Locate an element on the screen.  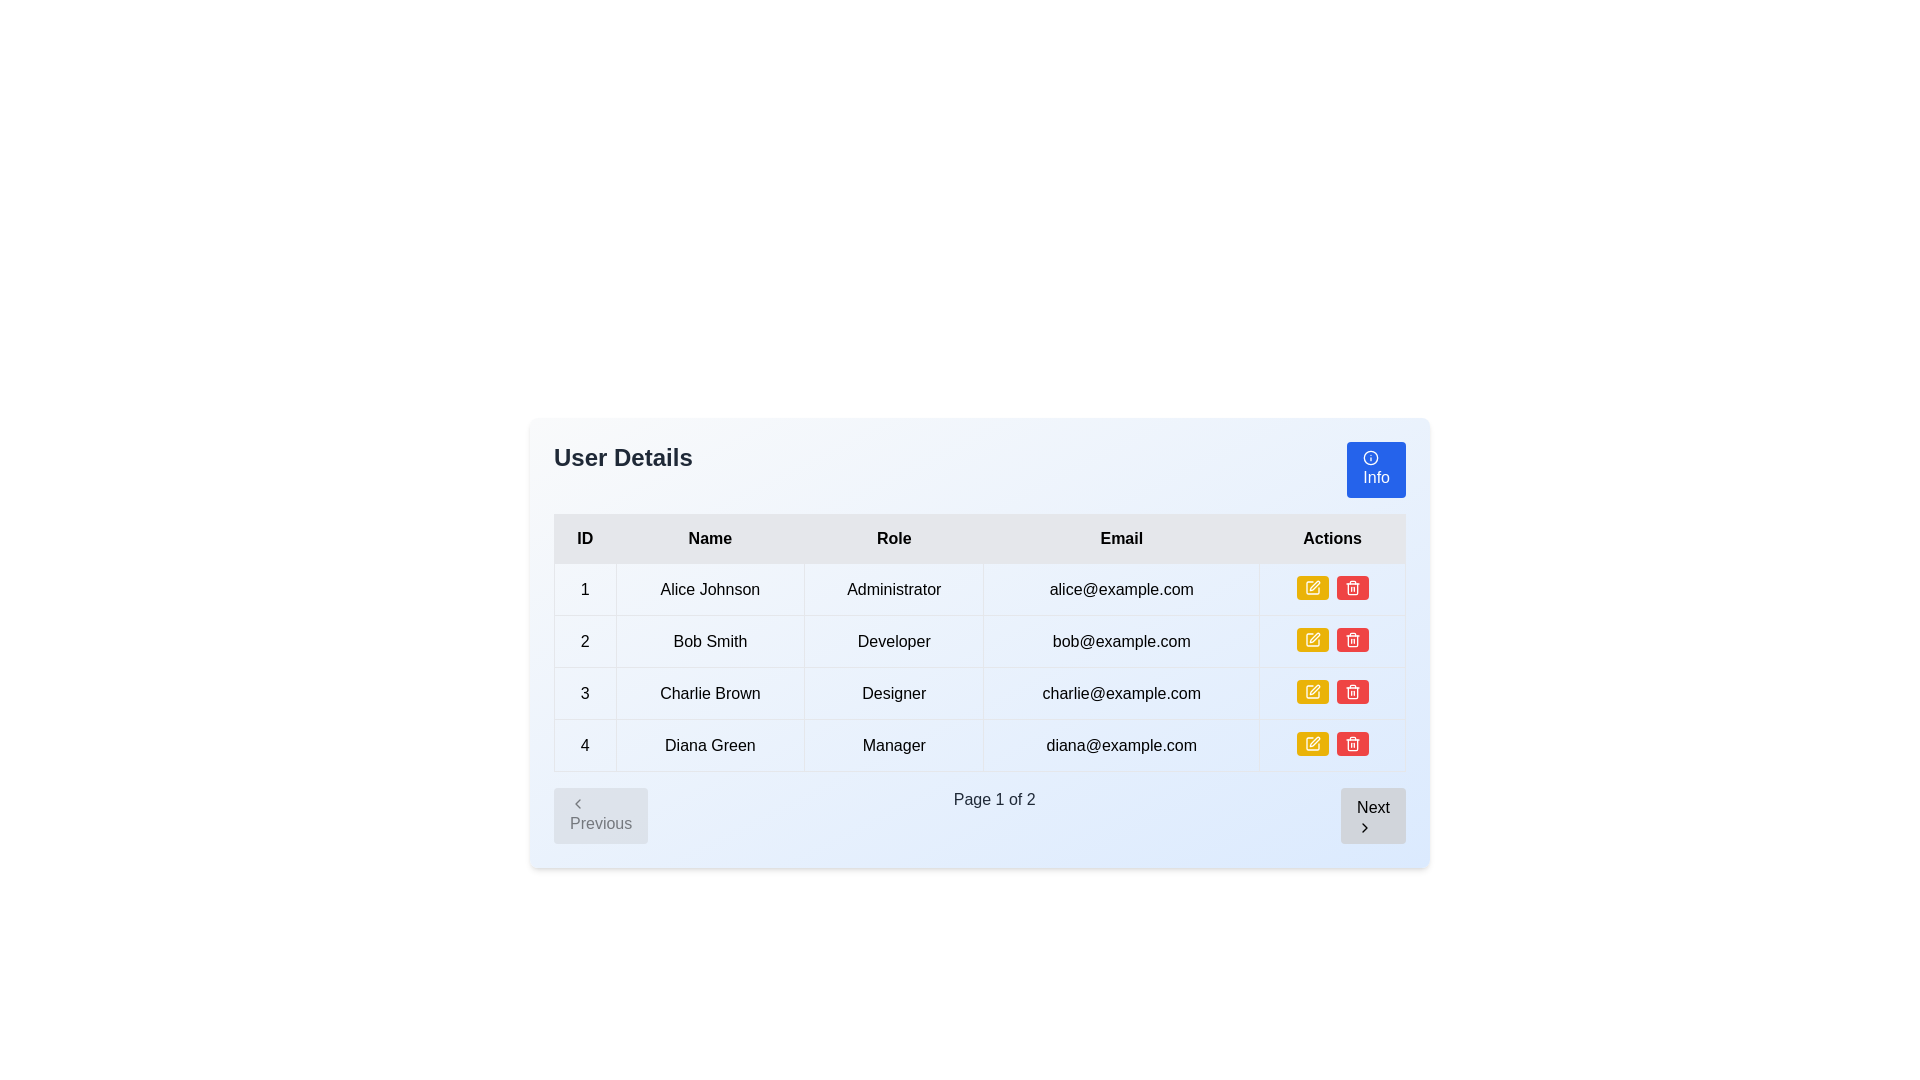
the text label displaying the email address of Alice Johnson, which is located in the fourth column under the 'Email' header of the table is located at coordinates (1121, 588).